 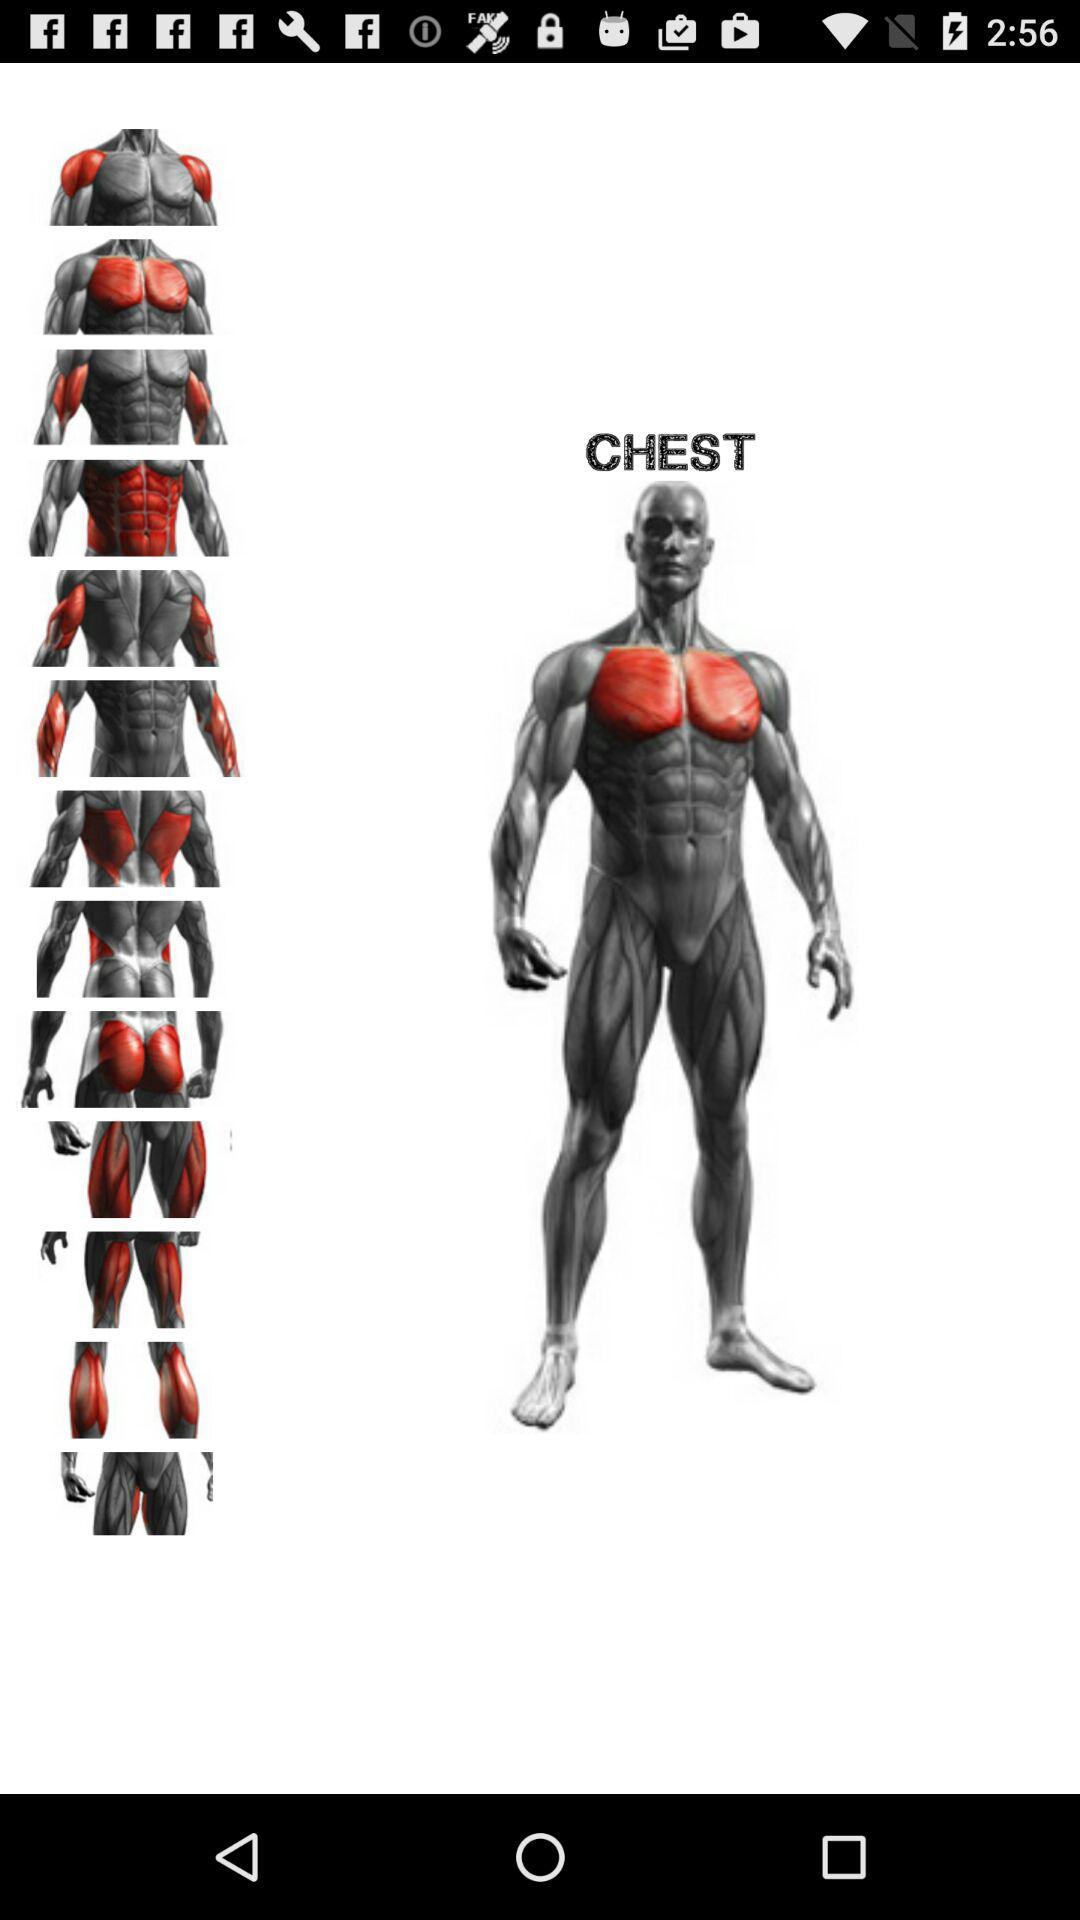 I want to click on selects mussles, so click(x=131, y=391).